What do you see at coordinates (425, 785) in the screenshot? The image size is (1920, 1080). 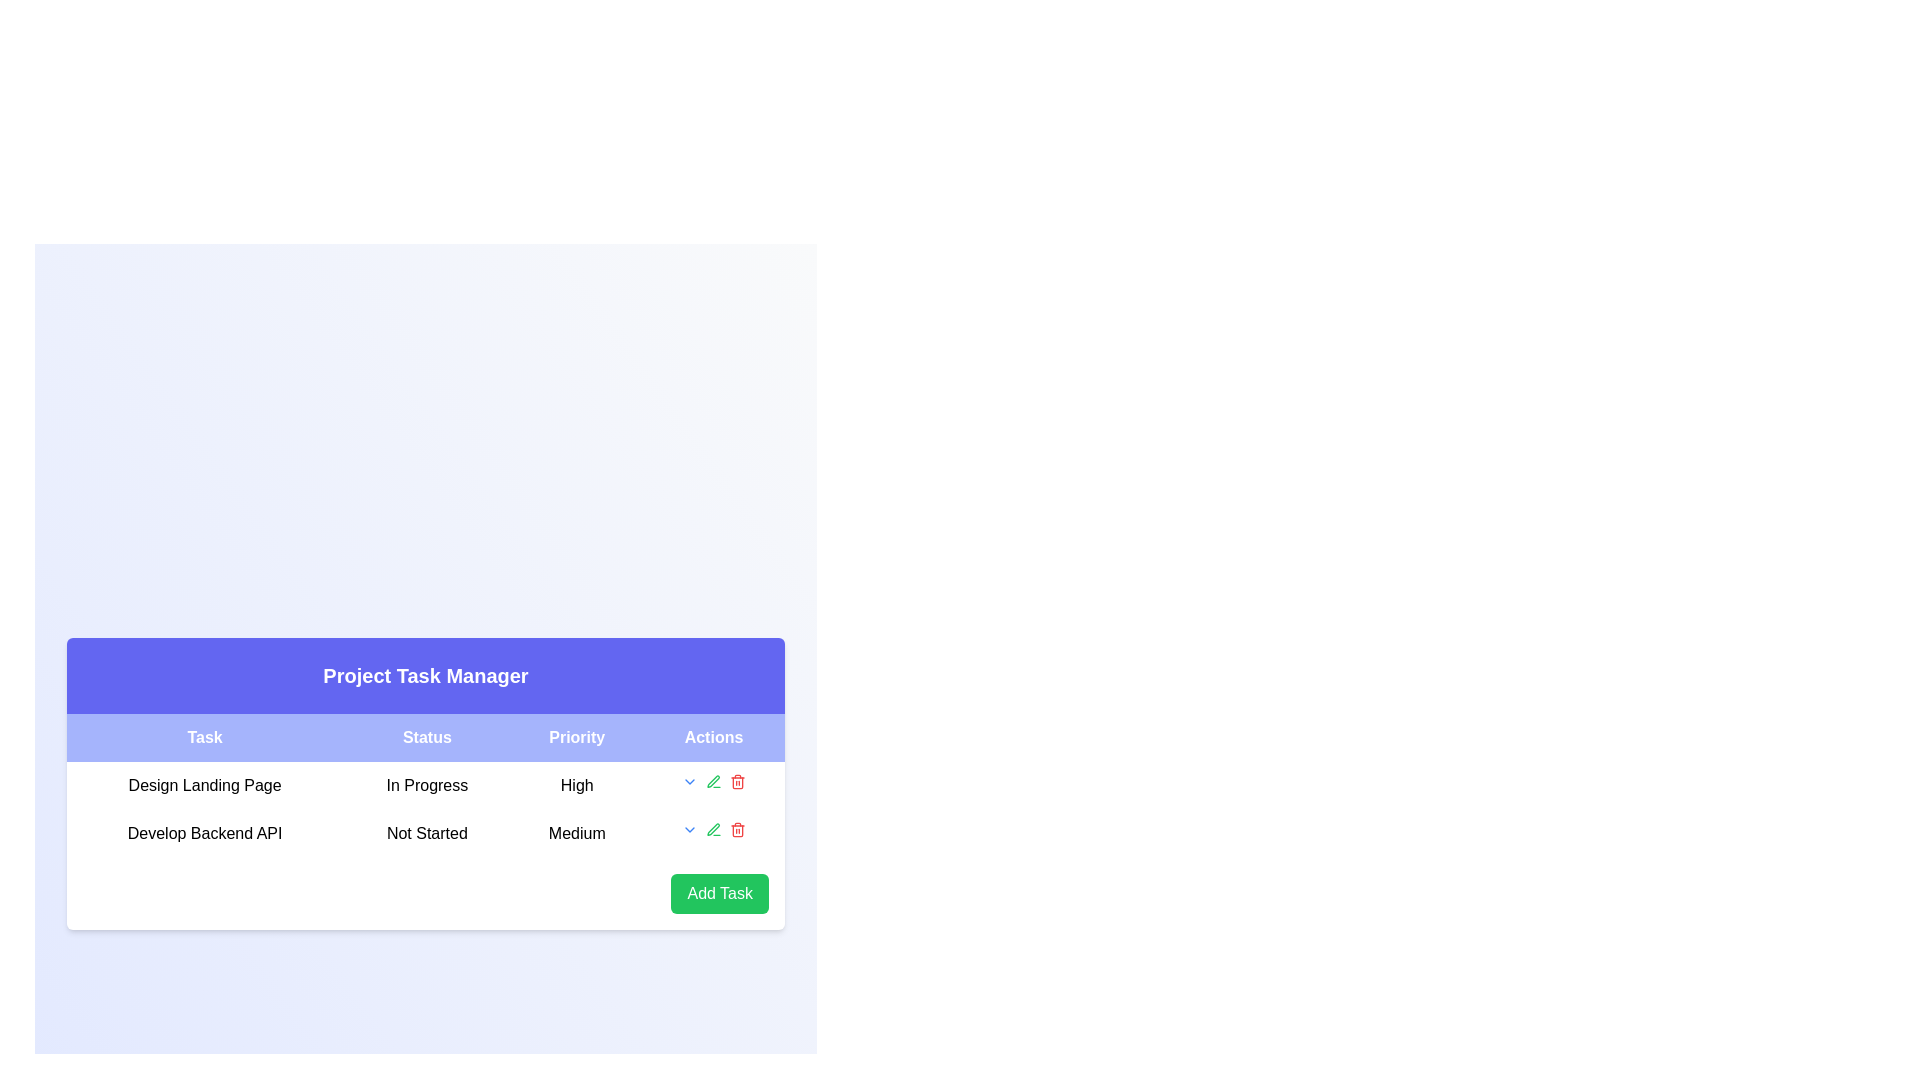 I see `the first row of the task details in the 'Project Task Manager' interface` at bounding box center [425, 785].